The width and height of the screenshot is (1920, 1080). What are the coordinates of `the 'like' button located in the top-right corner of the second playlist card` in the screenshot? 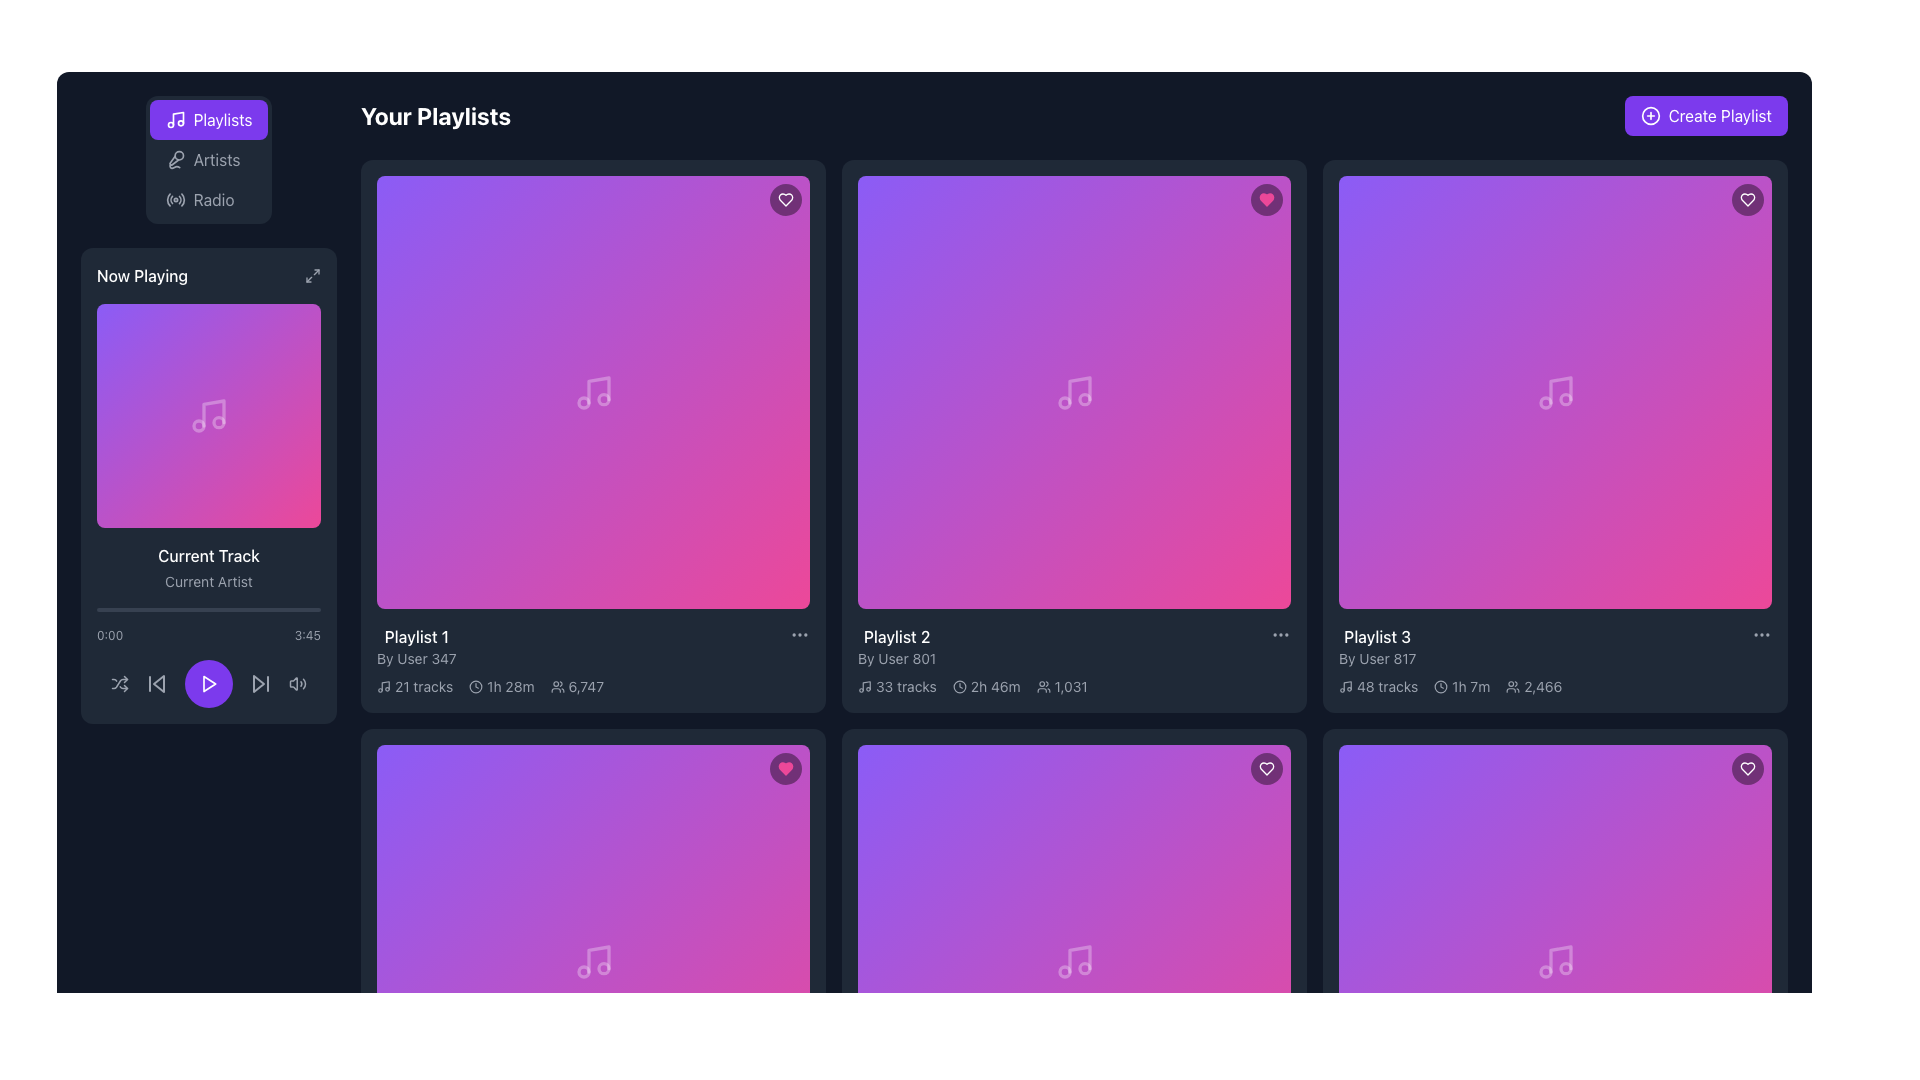 It's located at (1266, 200).